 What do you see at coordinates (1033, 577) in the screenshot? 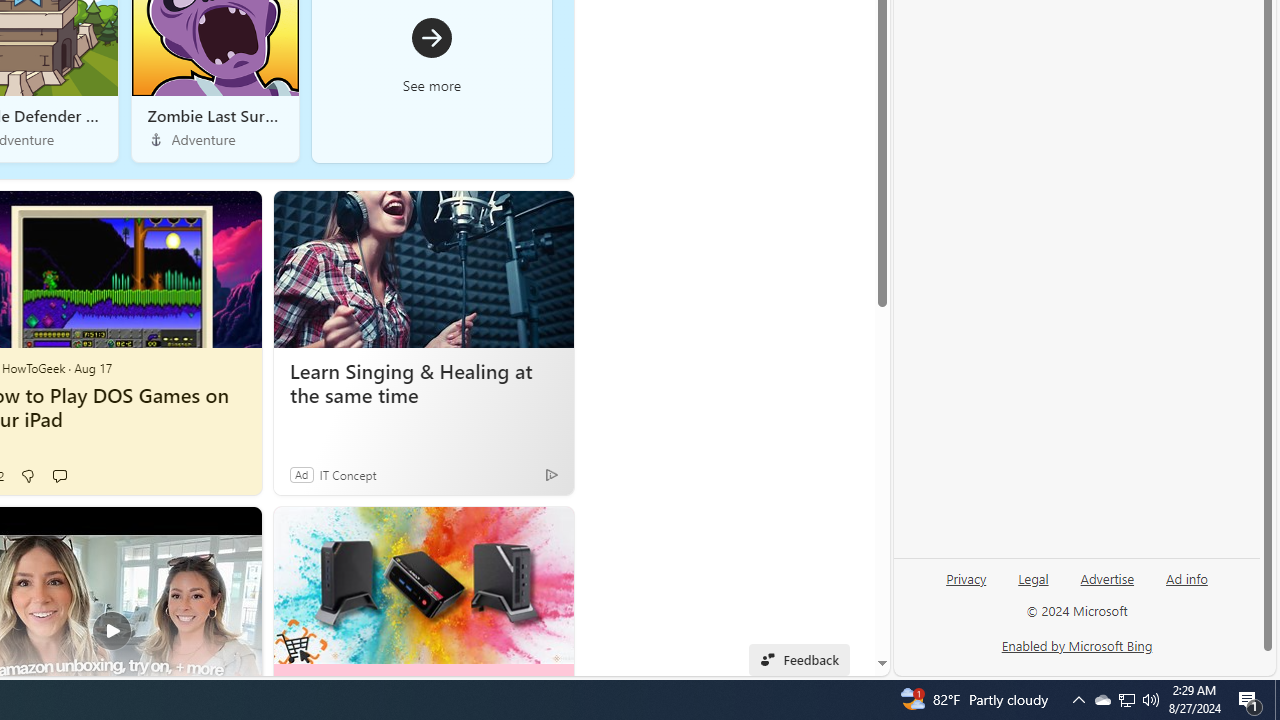
I see `'Legal'` at bounding box center [1033, 577].